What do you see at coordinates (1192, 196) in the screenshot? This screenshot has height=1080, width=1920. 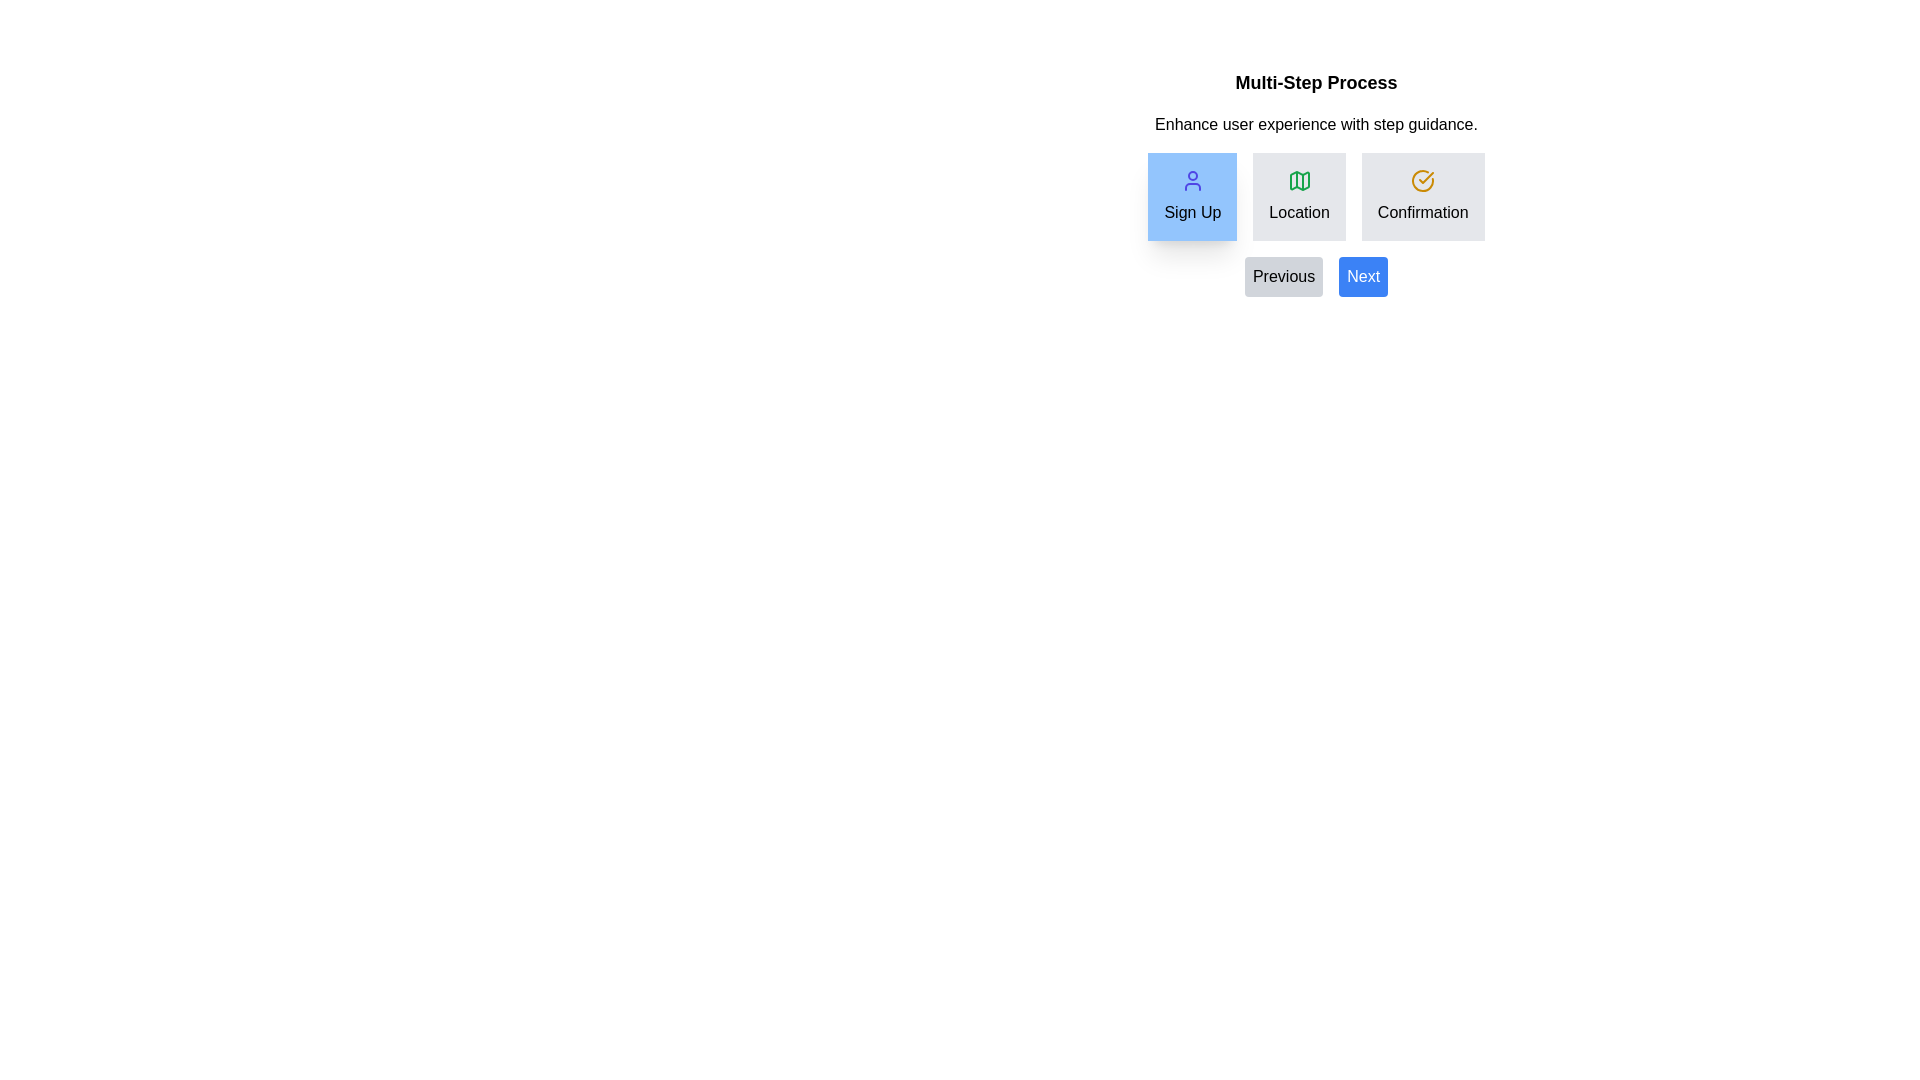 I see `the leftmost button in the series of step indicators` at bounding box center [1192, 196].